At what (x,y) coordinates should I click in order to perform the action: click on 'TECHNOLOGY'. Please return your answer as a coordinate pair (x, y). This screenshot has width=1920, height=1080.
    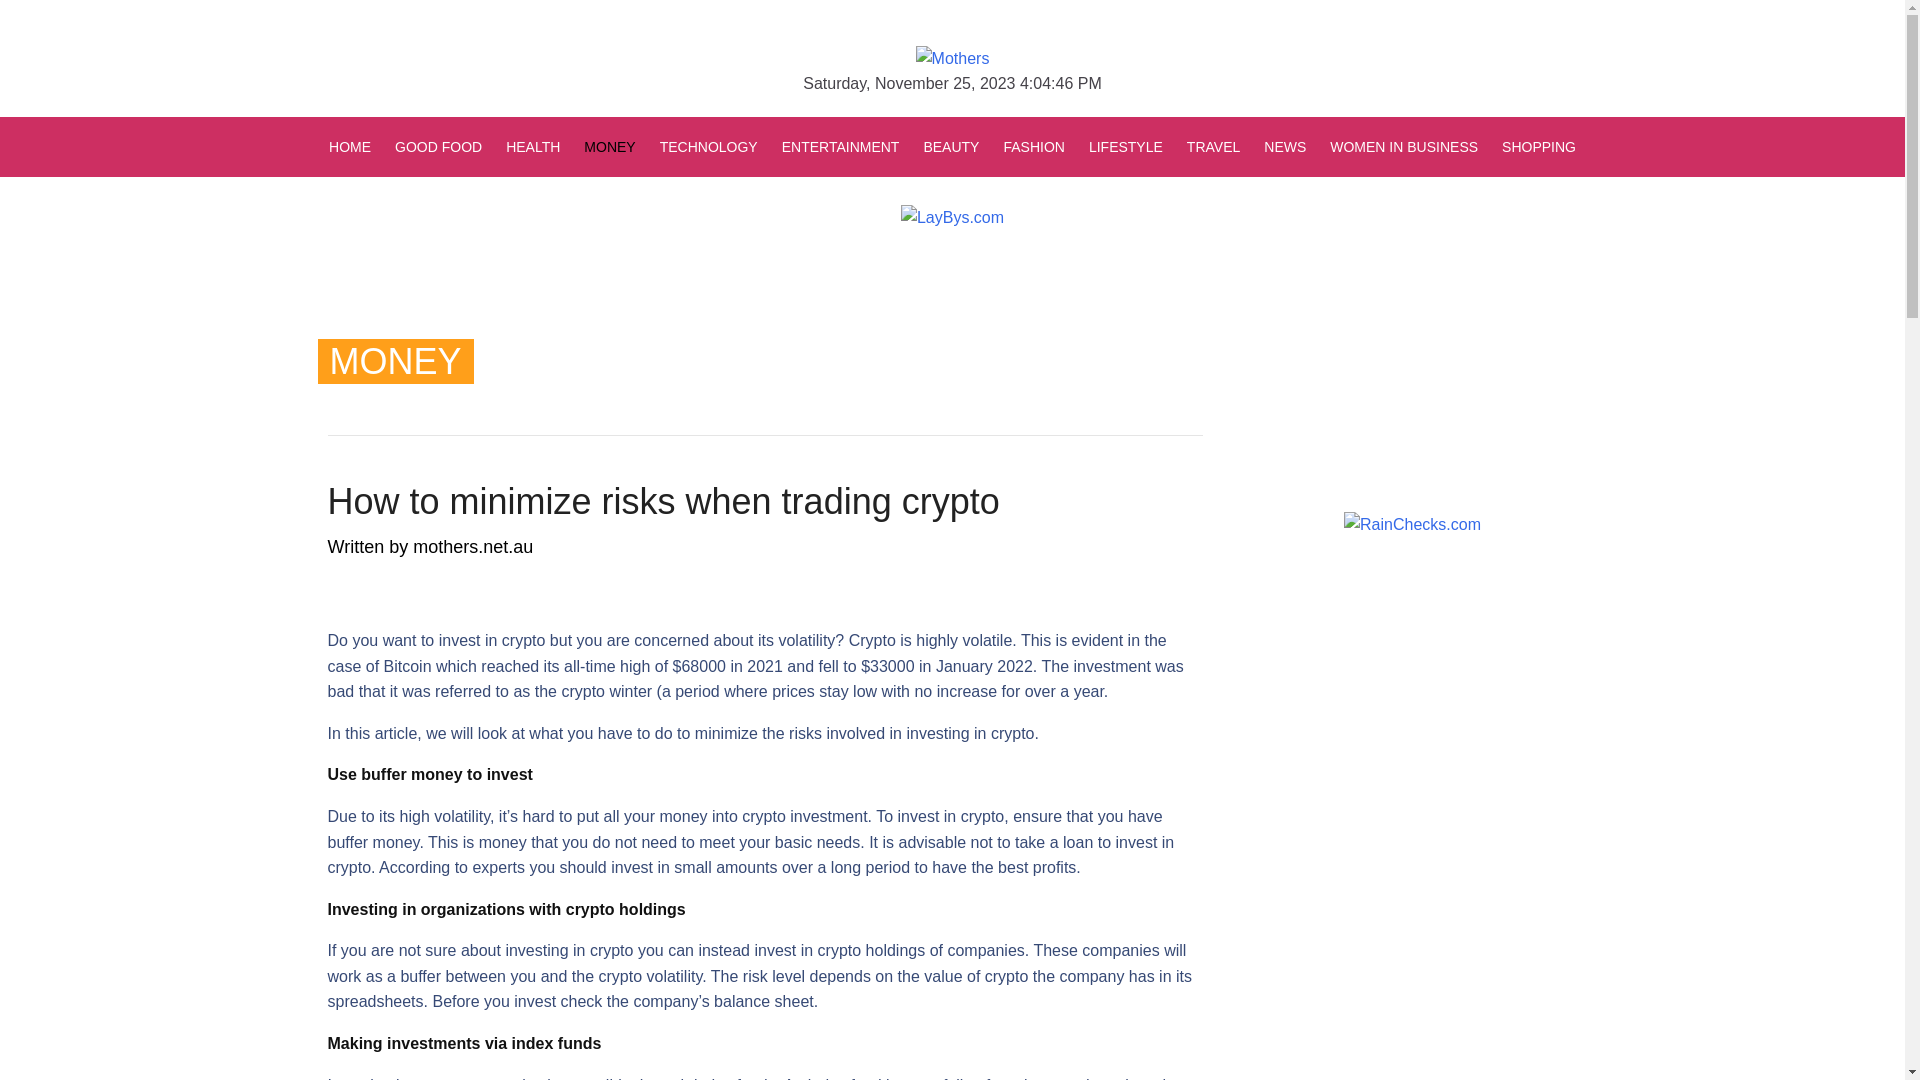
    Looking at the image, I should click on (709, 145).